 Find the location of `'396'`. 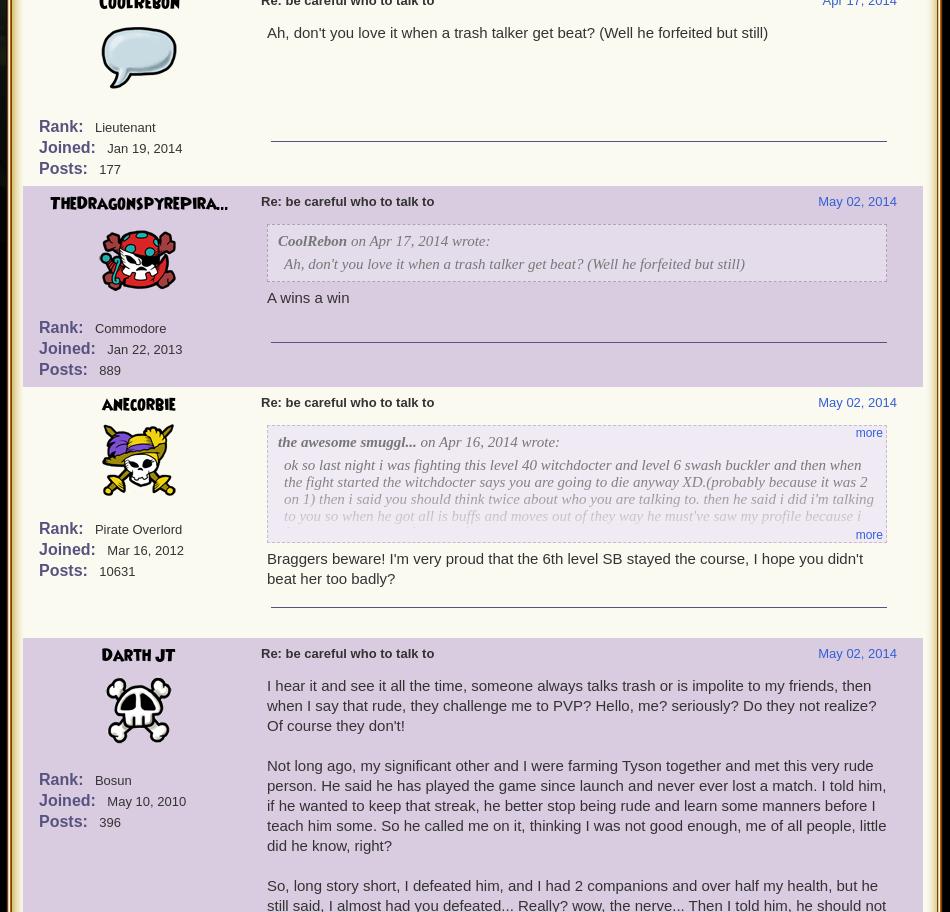

'396' is located at coordinates (110, 821).